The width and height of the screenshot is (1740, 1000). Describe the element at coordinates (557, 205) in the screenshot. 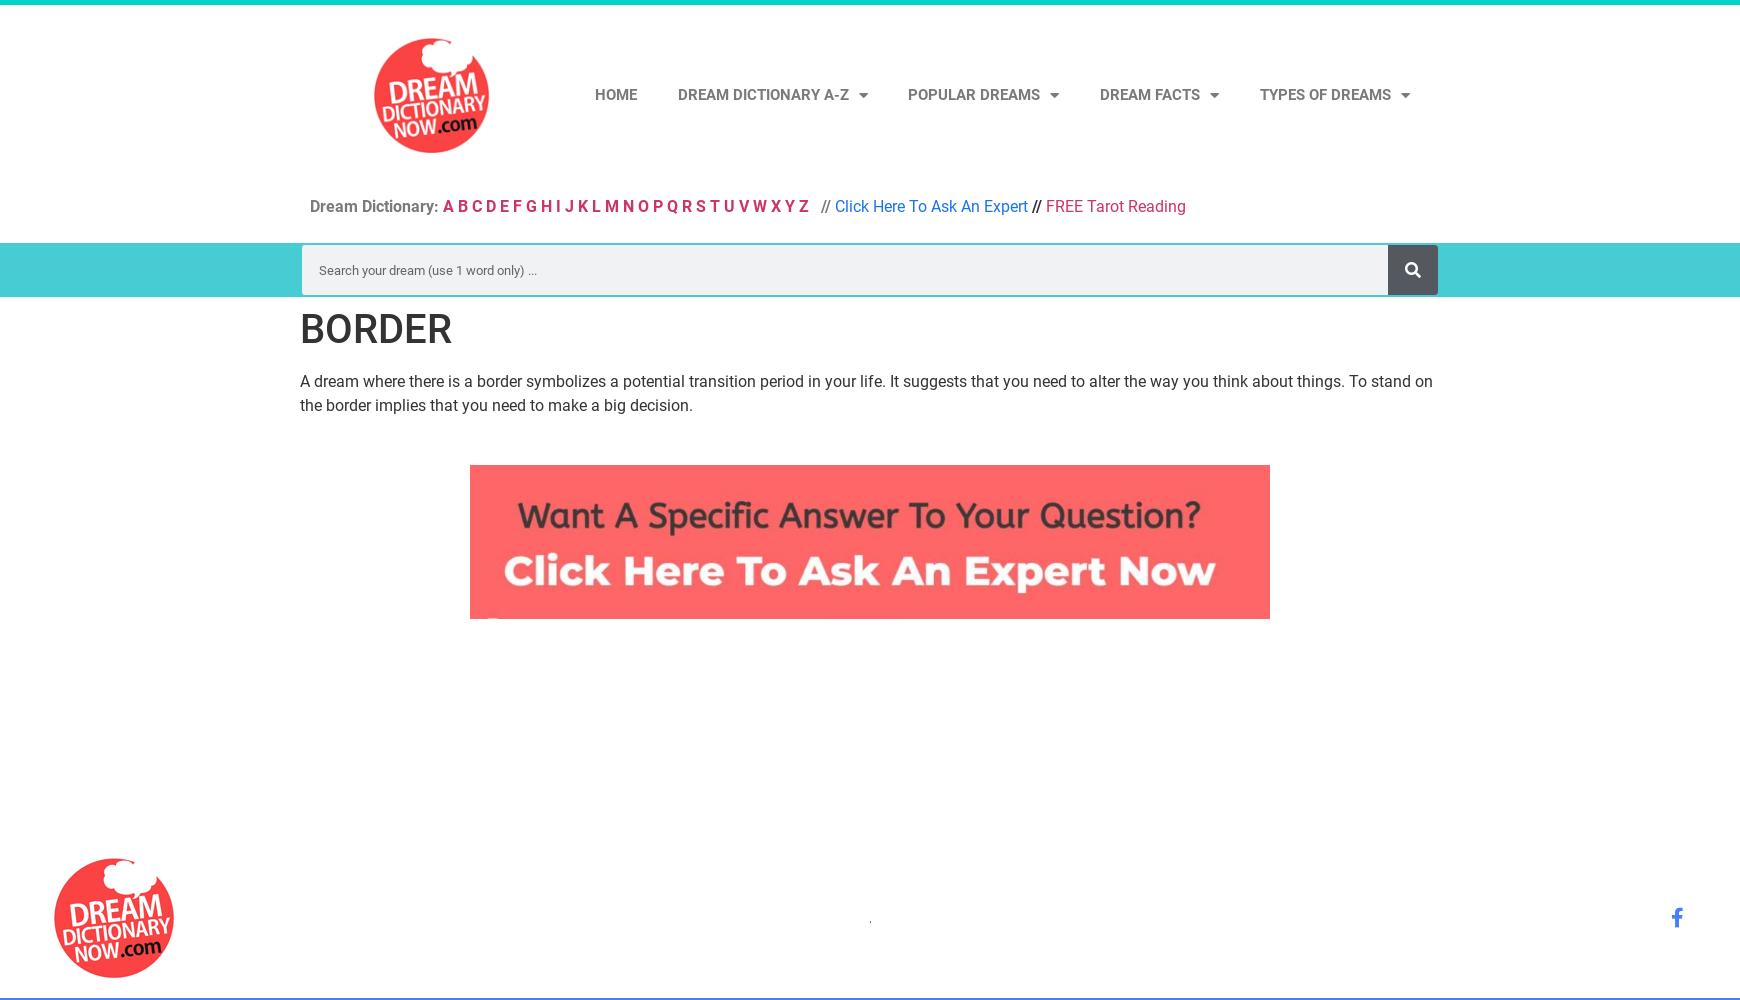

I see `'I'` at that location.